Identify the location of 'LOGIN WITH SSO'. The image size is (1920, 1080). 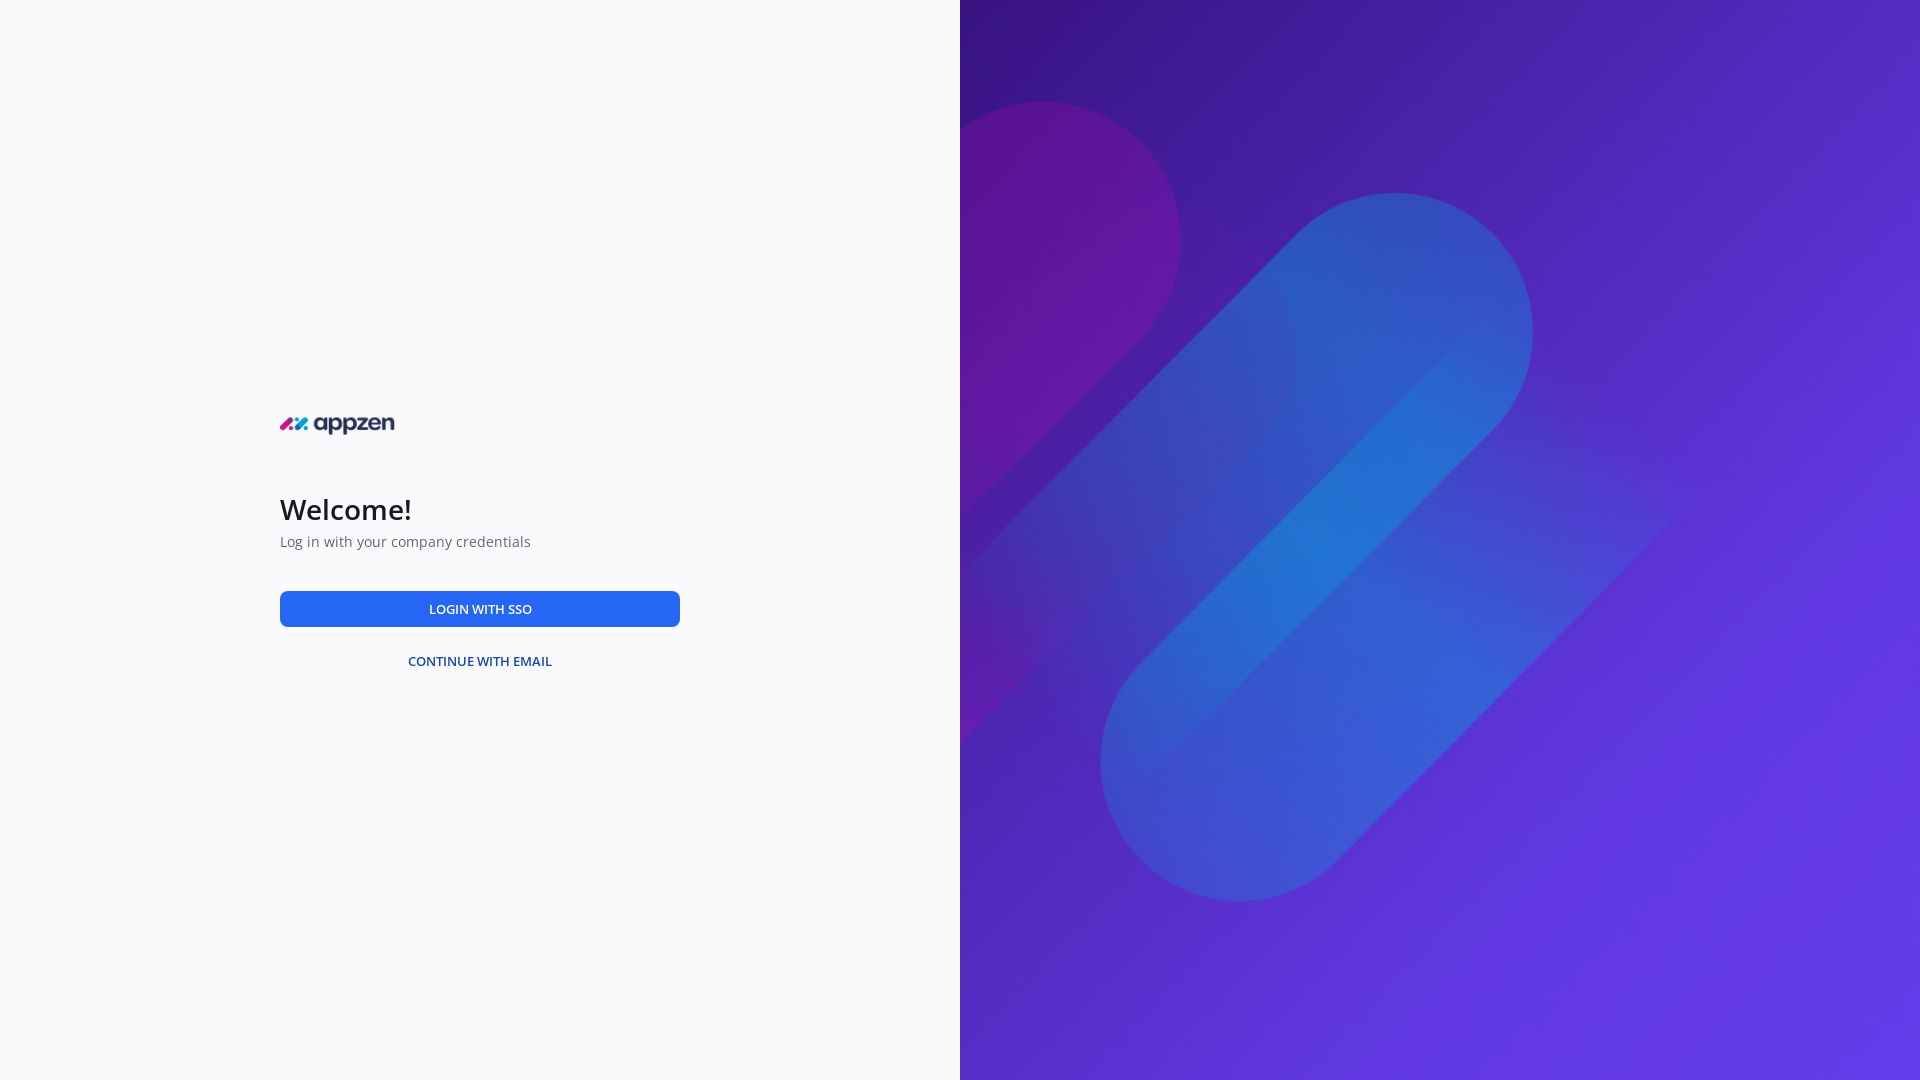
(480, 607).